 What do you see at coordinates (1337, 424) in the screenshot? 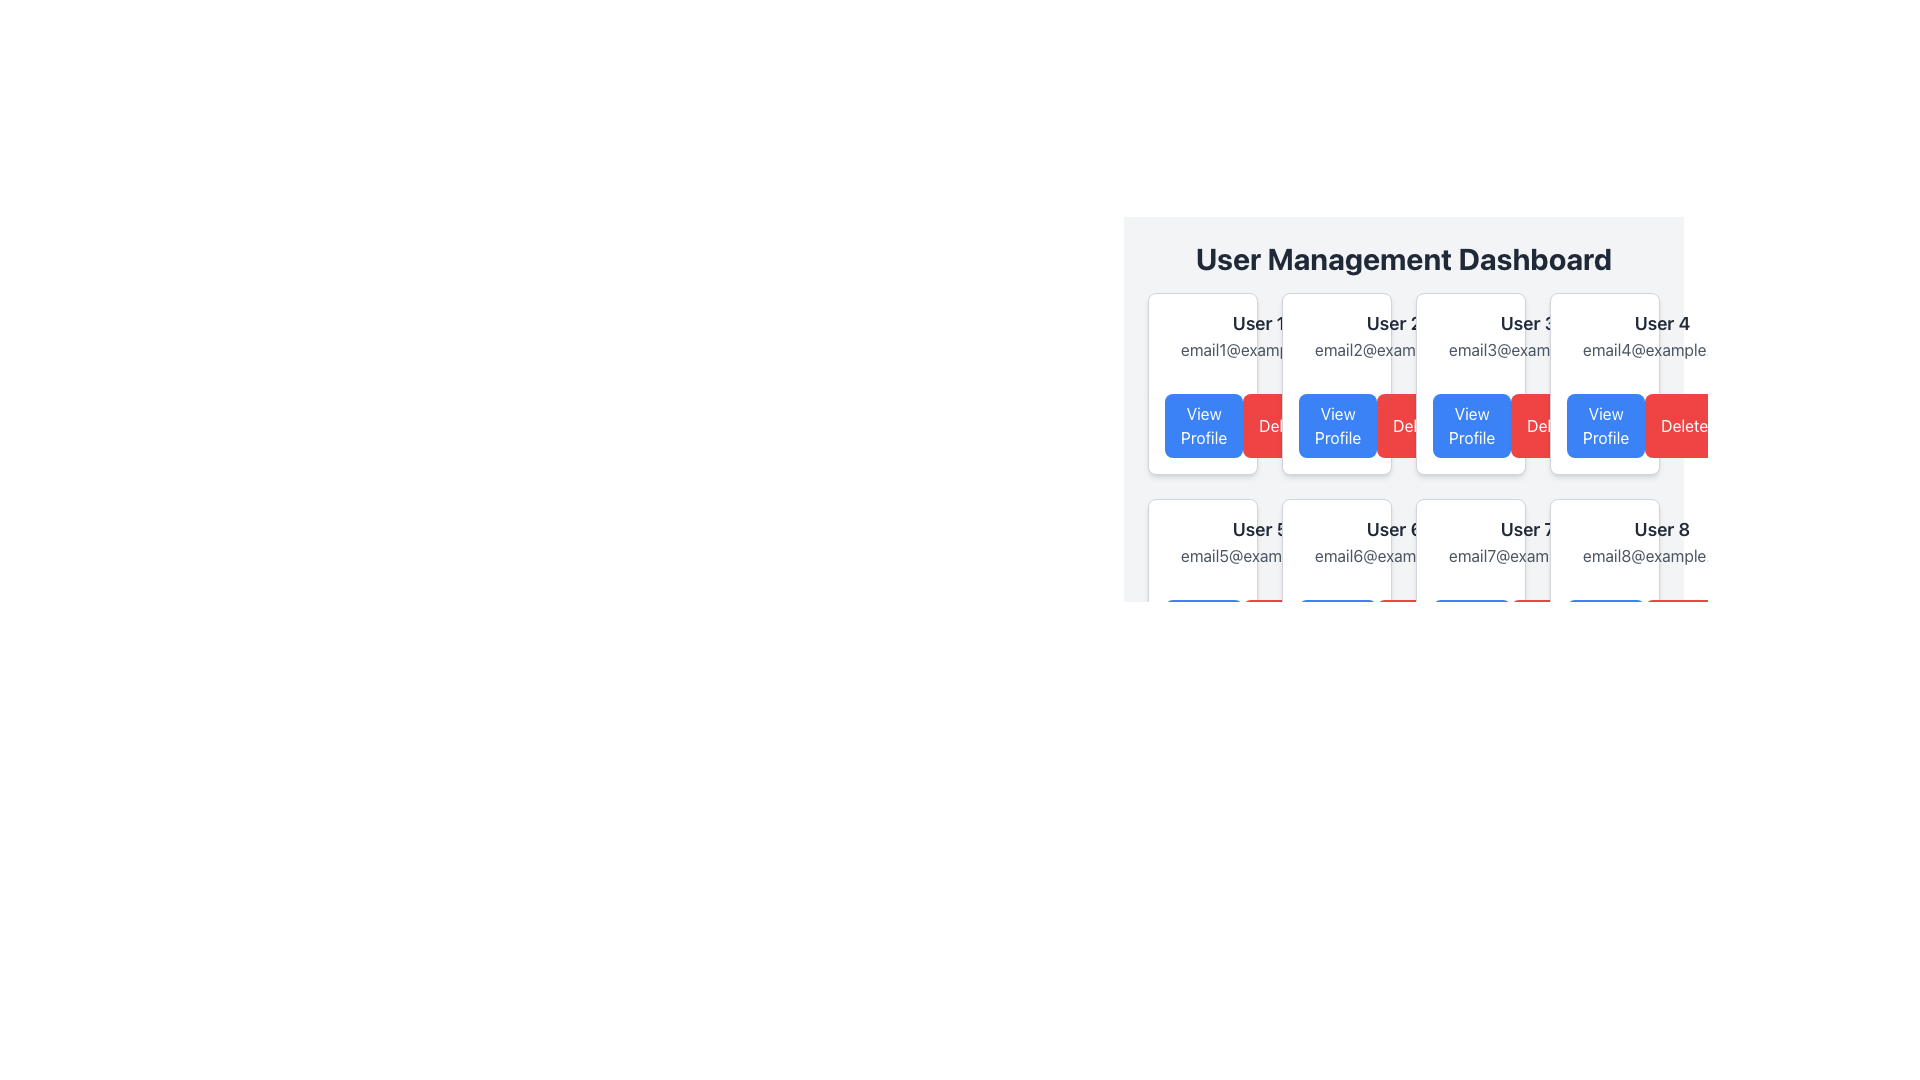
I see `the leftmost button in the 'User 2' card located below the email address 'email2@example.com'` at bounding box center [1337, 424].